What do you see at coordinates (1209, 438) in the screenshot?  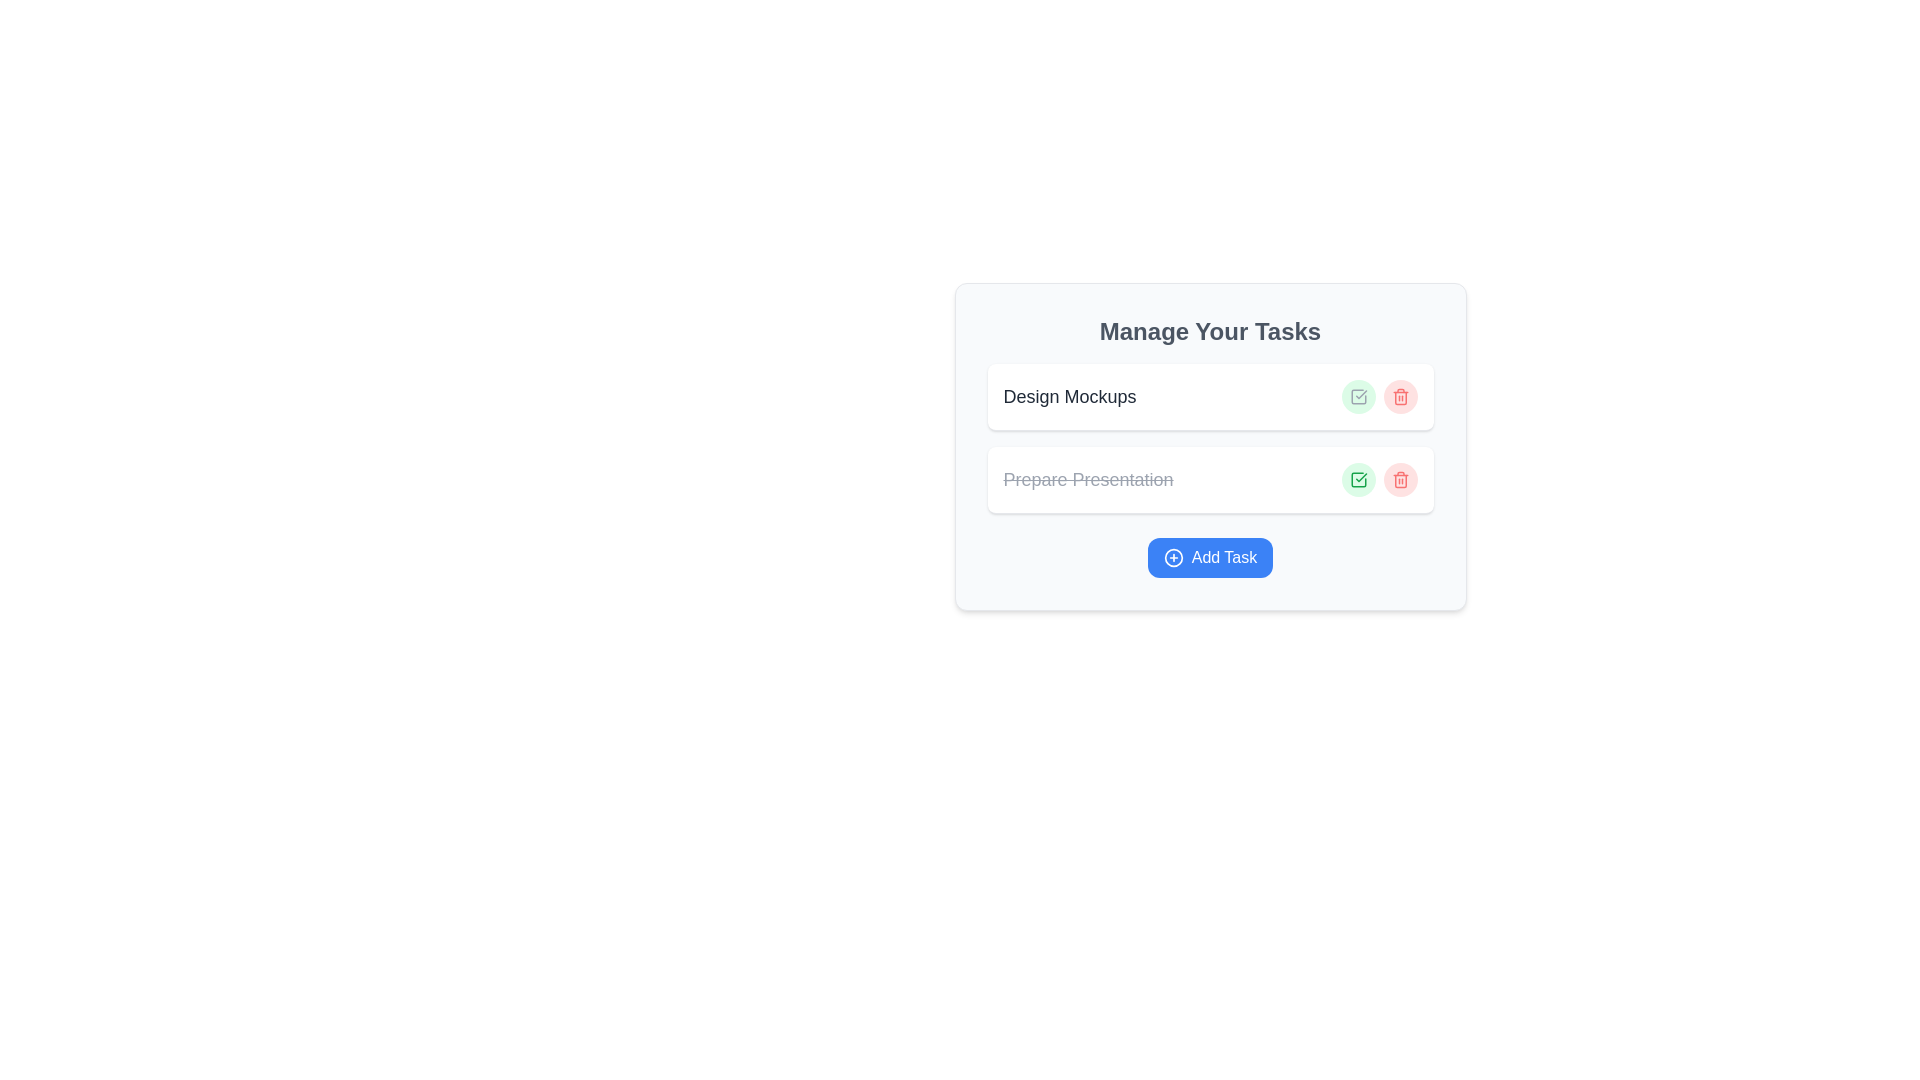 I see `the status of tasks in the Task display and management section located below the 'Manage Your Tasks' title and above the 'Add Task' button` at bounding box center [1209, 438].